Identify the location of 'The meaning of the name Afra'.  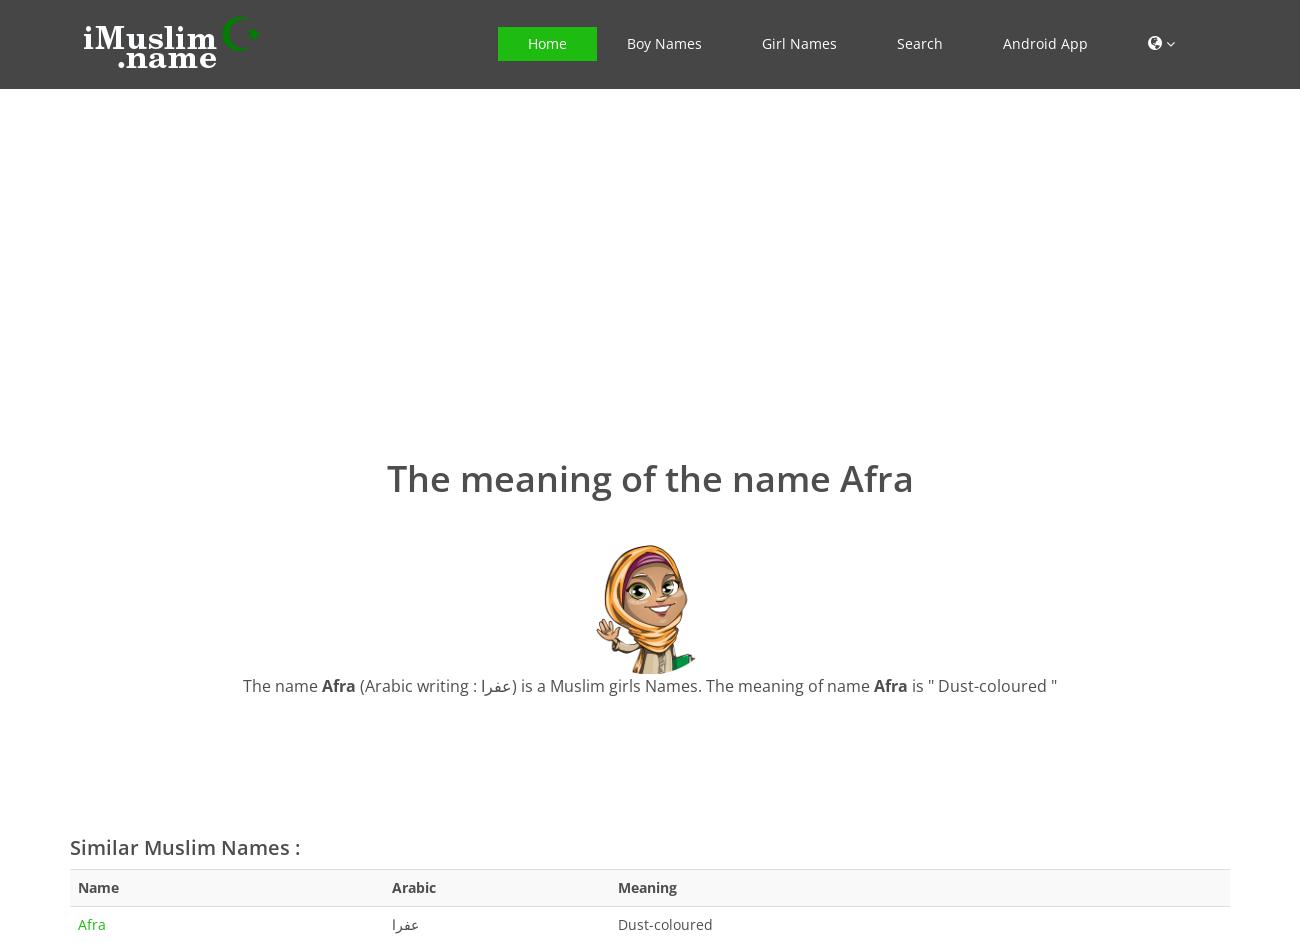
(649, 477).